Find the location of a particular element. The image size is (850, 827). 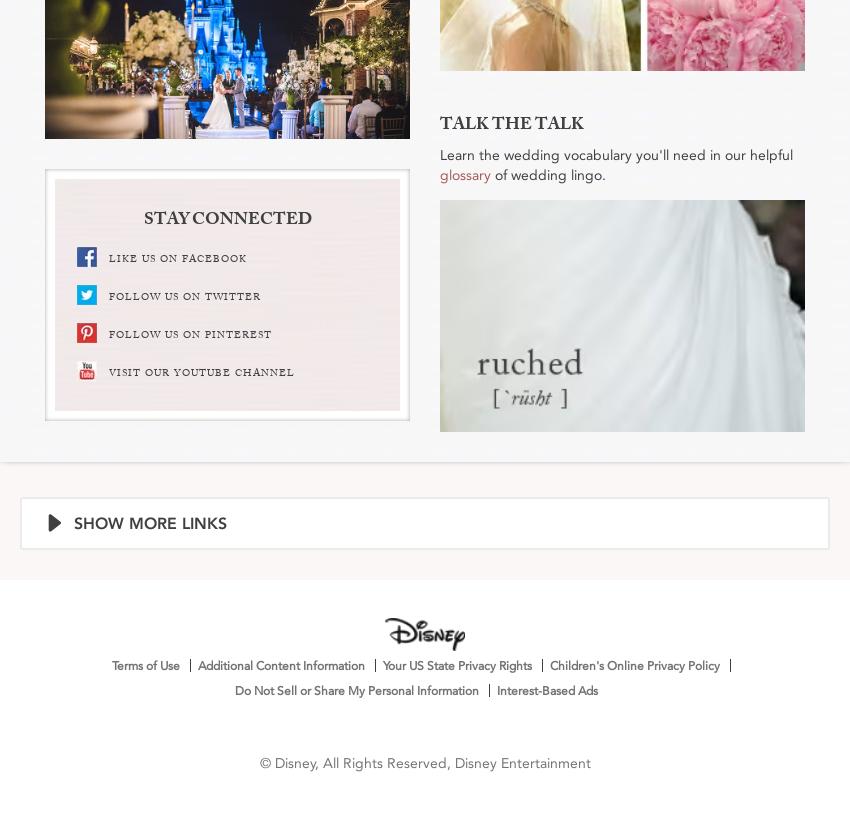

'Additional Content Information' is located at coordinates (280, 664).